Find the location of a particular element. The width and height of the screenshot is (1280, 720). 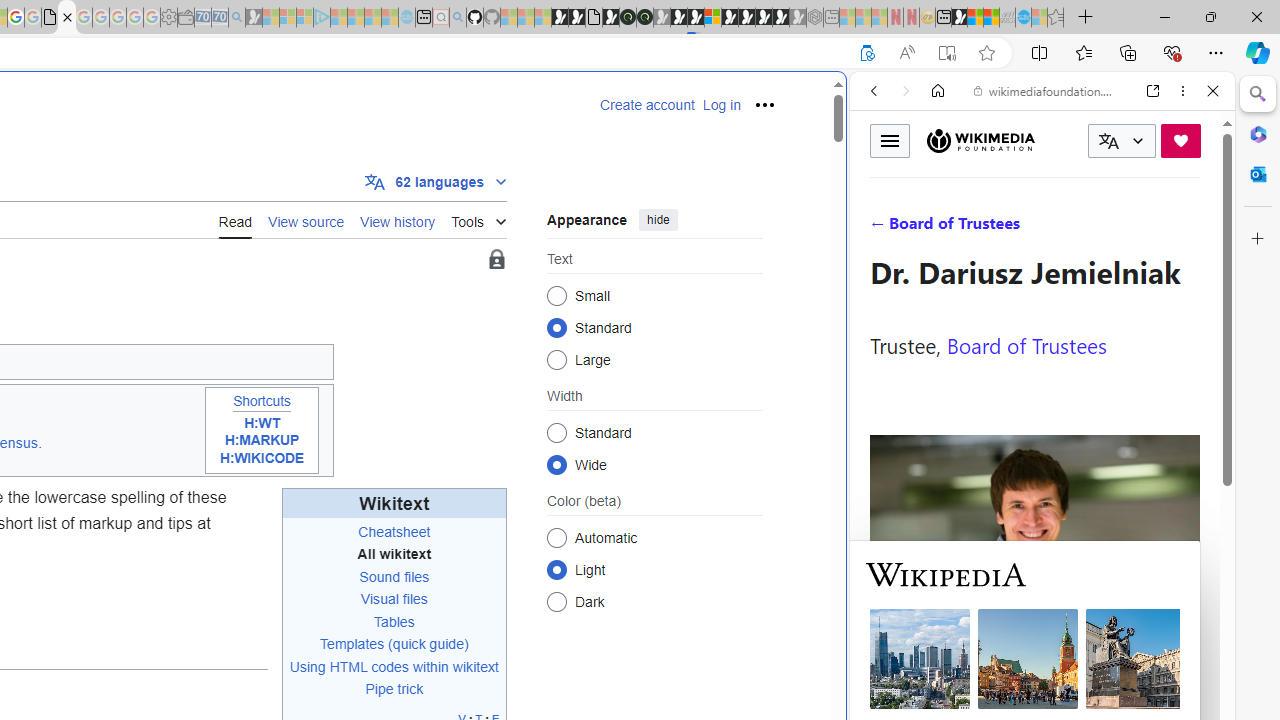

'H:WIKICODE' is located at coordinates (261, 457).